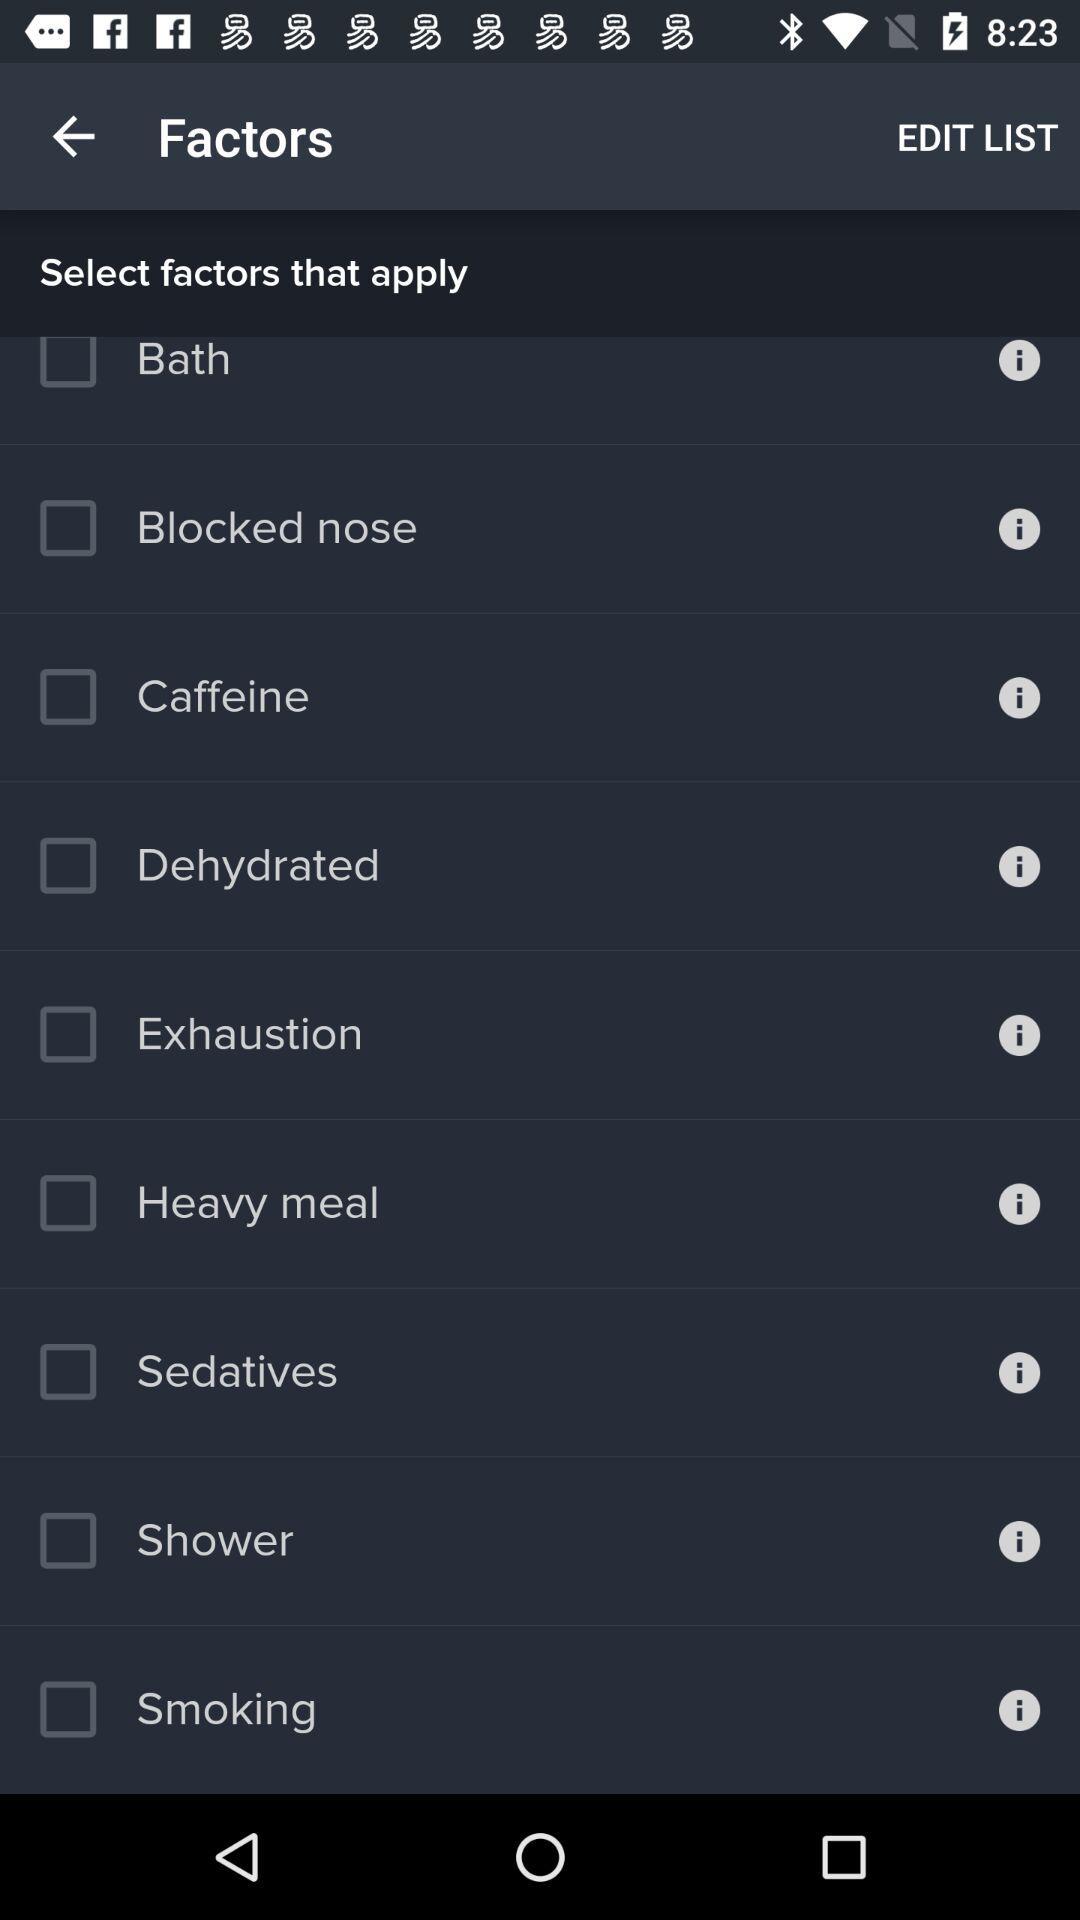 This screenshot has width=1080, height=1920. I want to click on open bath information page, so click(1019, 390).